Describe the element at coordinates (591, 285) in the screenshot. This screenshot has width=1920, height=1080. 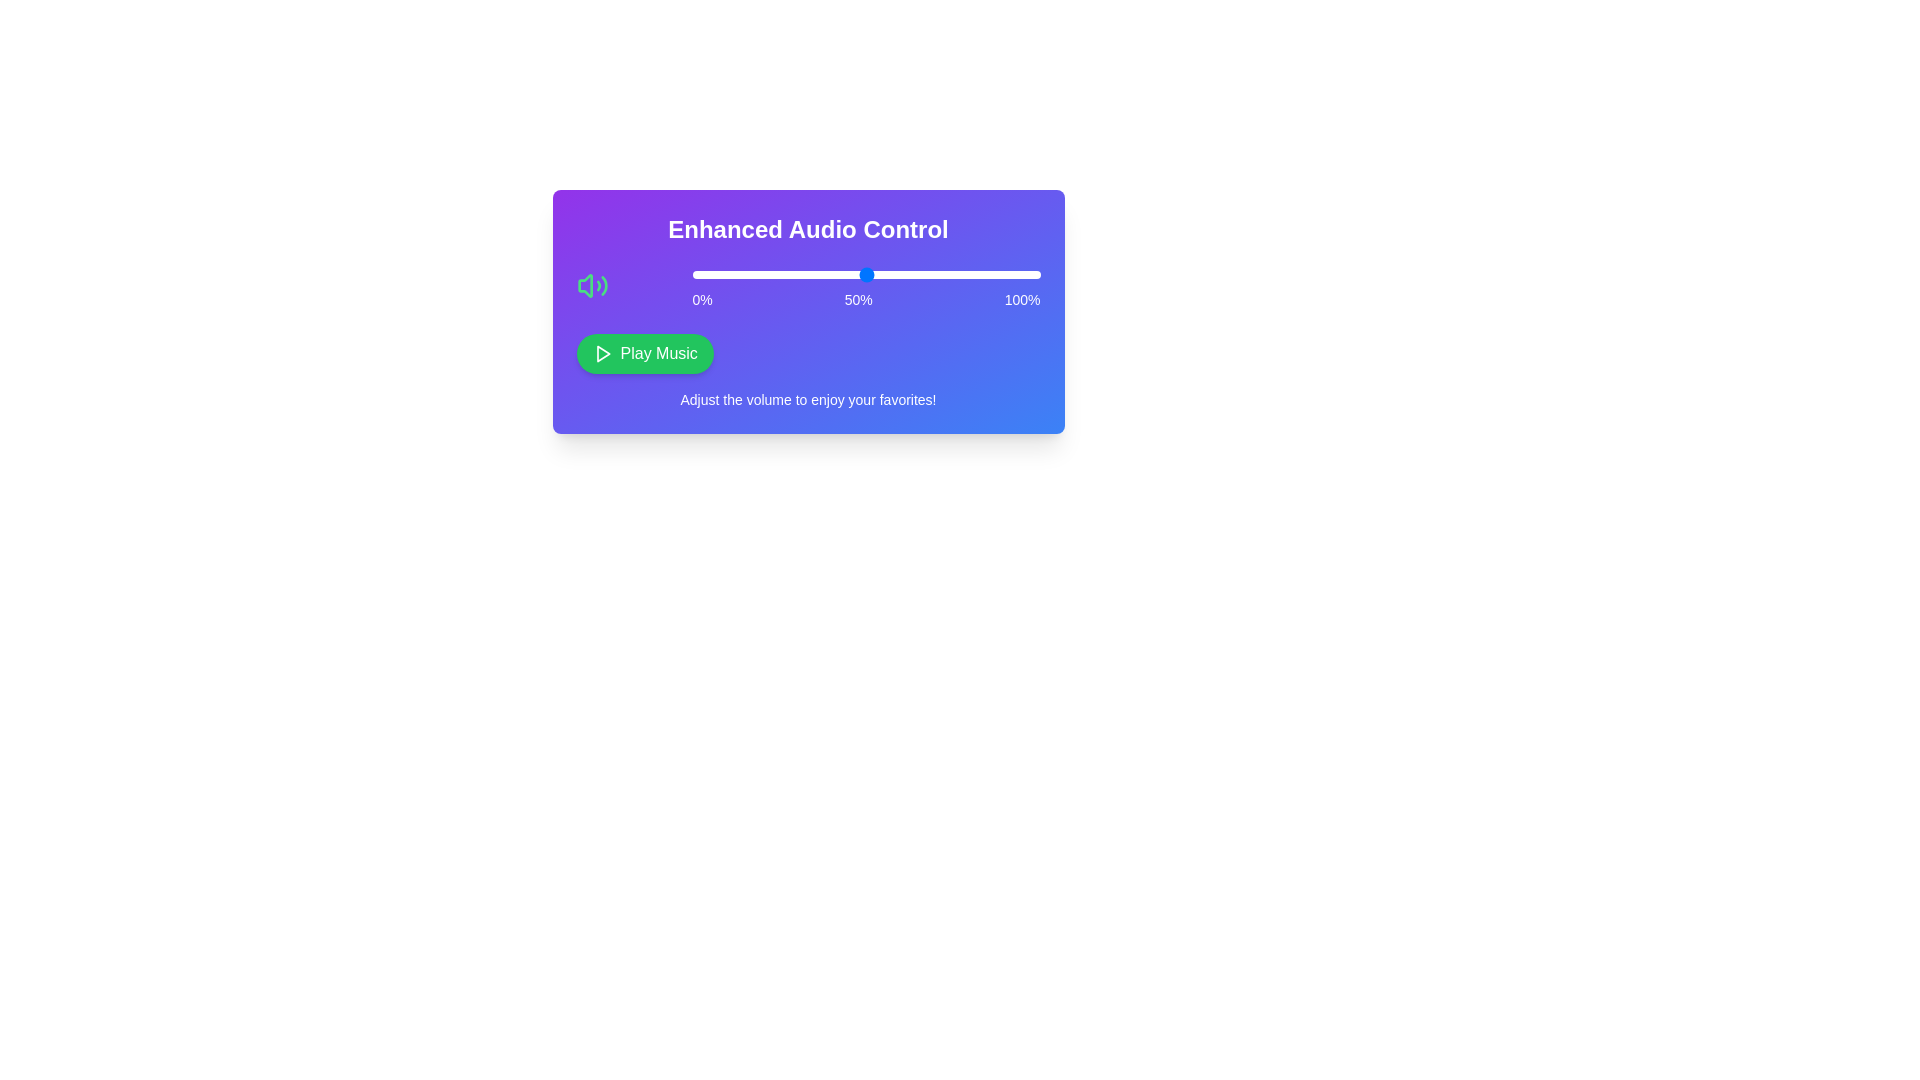
I see `the volume icon to visually assess the current volume state` at that location.